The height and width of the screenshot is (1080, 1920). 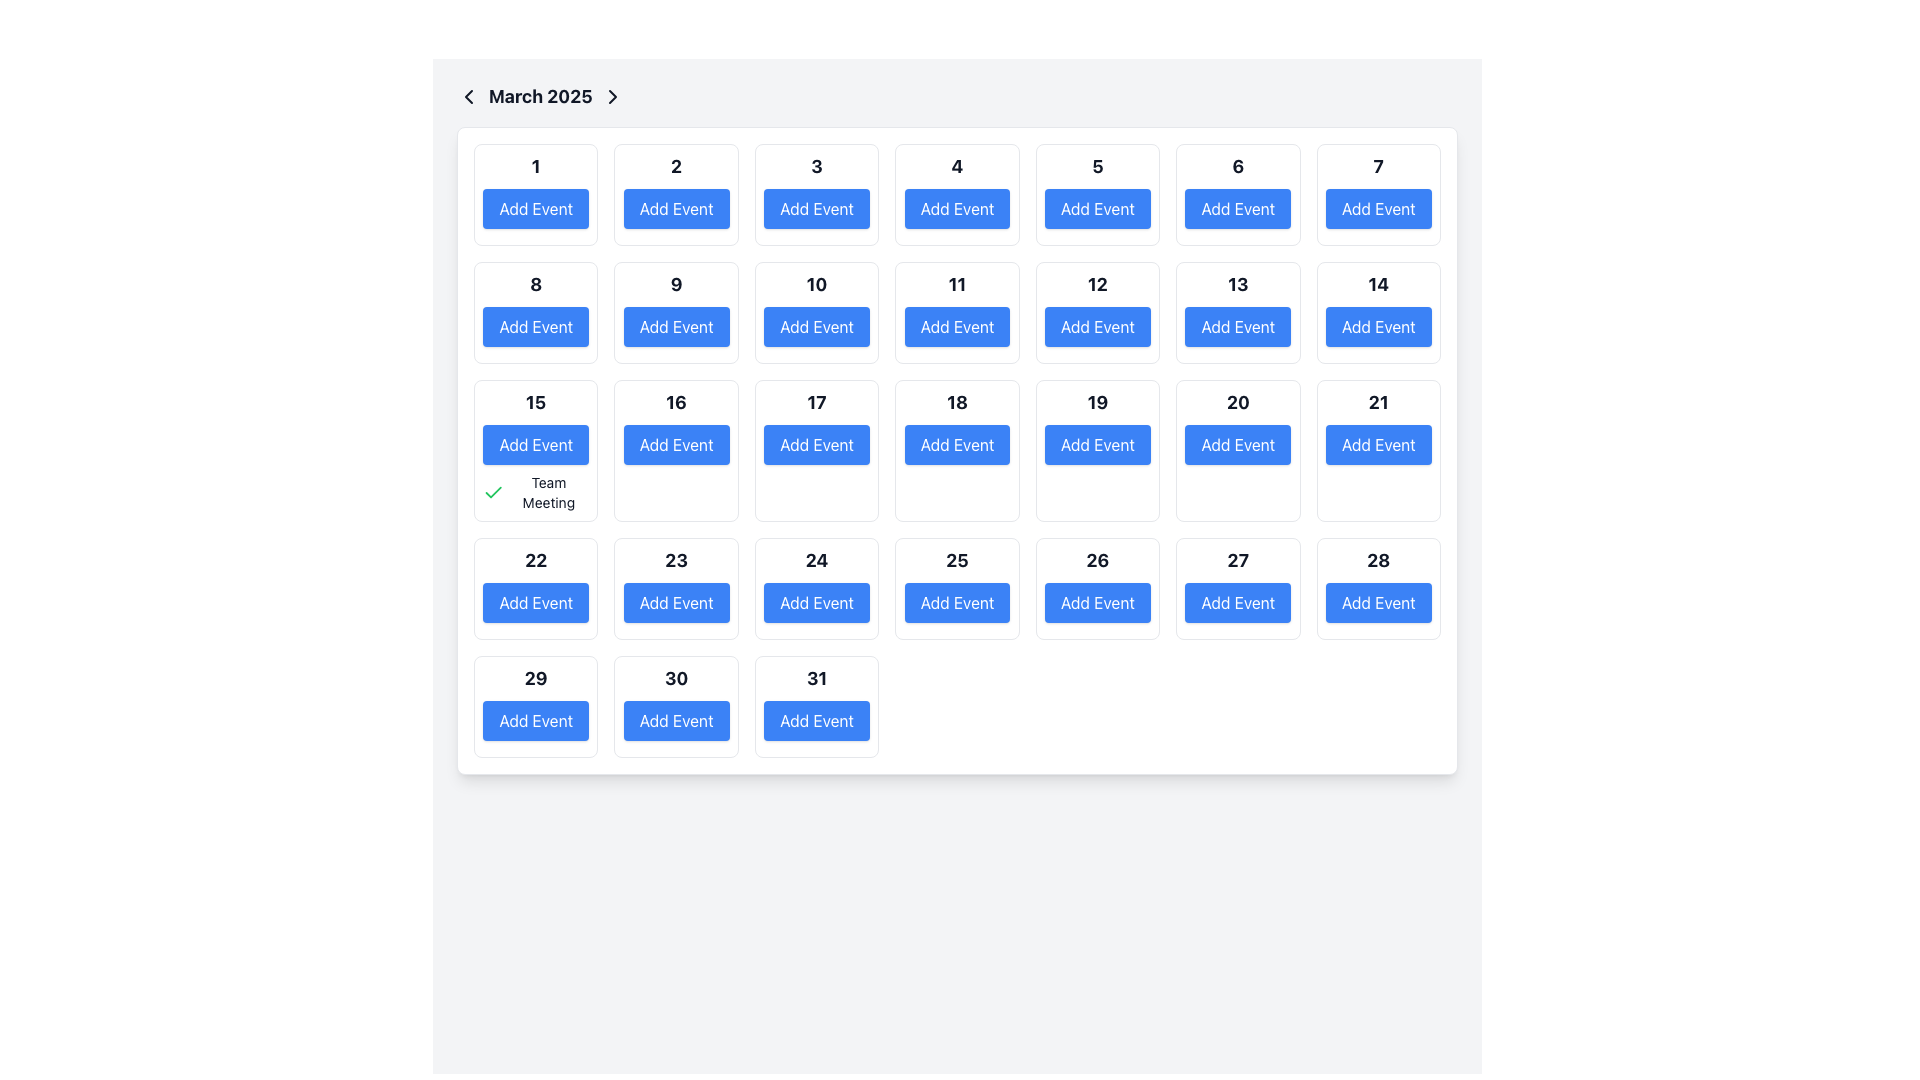 What do you see at coordinates (540, 96) in the screenshot?
I see `text label that indicates the currently displayed month and year in the calendar interface, centrally located in the header section` at bounding box center [540, 96].